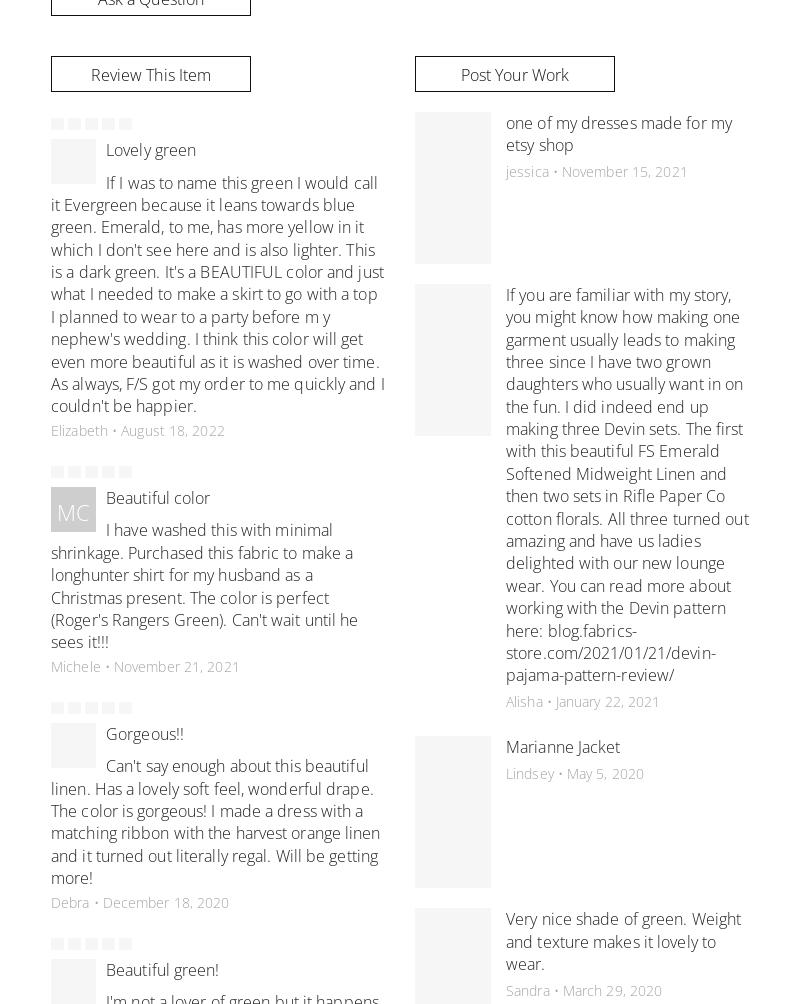  I want to click on 'MC', so click(72, 512).